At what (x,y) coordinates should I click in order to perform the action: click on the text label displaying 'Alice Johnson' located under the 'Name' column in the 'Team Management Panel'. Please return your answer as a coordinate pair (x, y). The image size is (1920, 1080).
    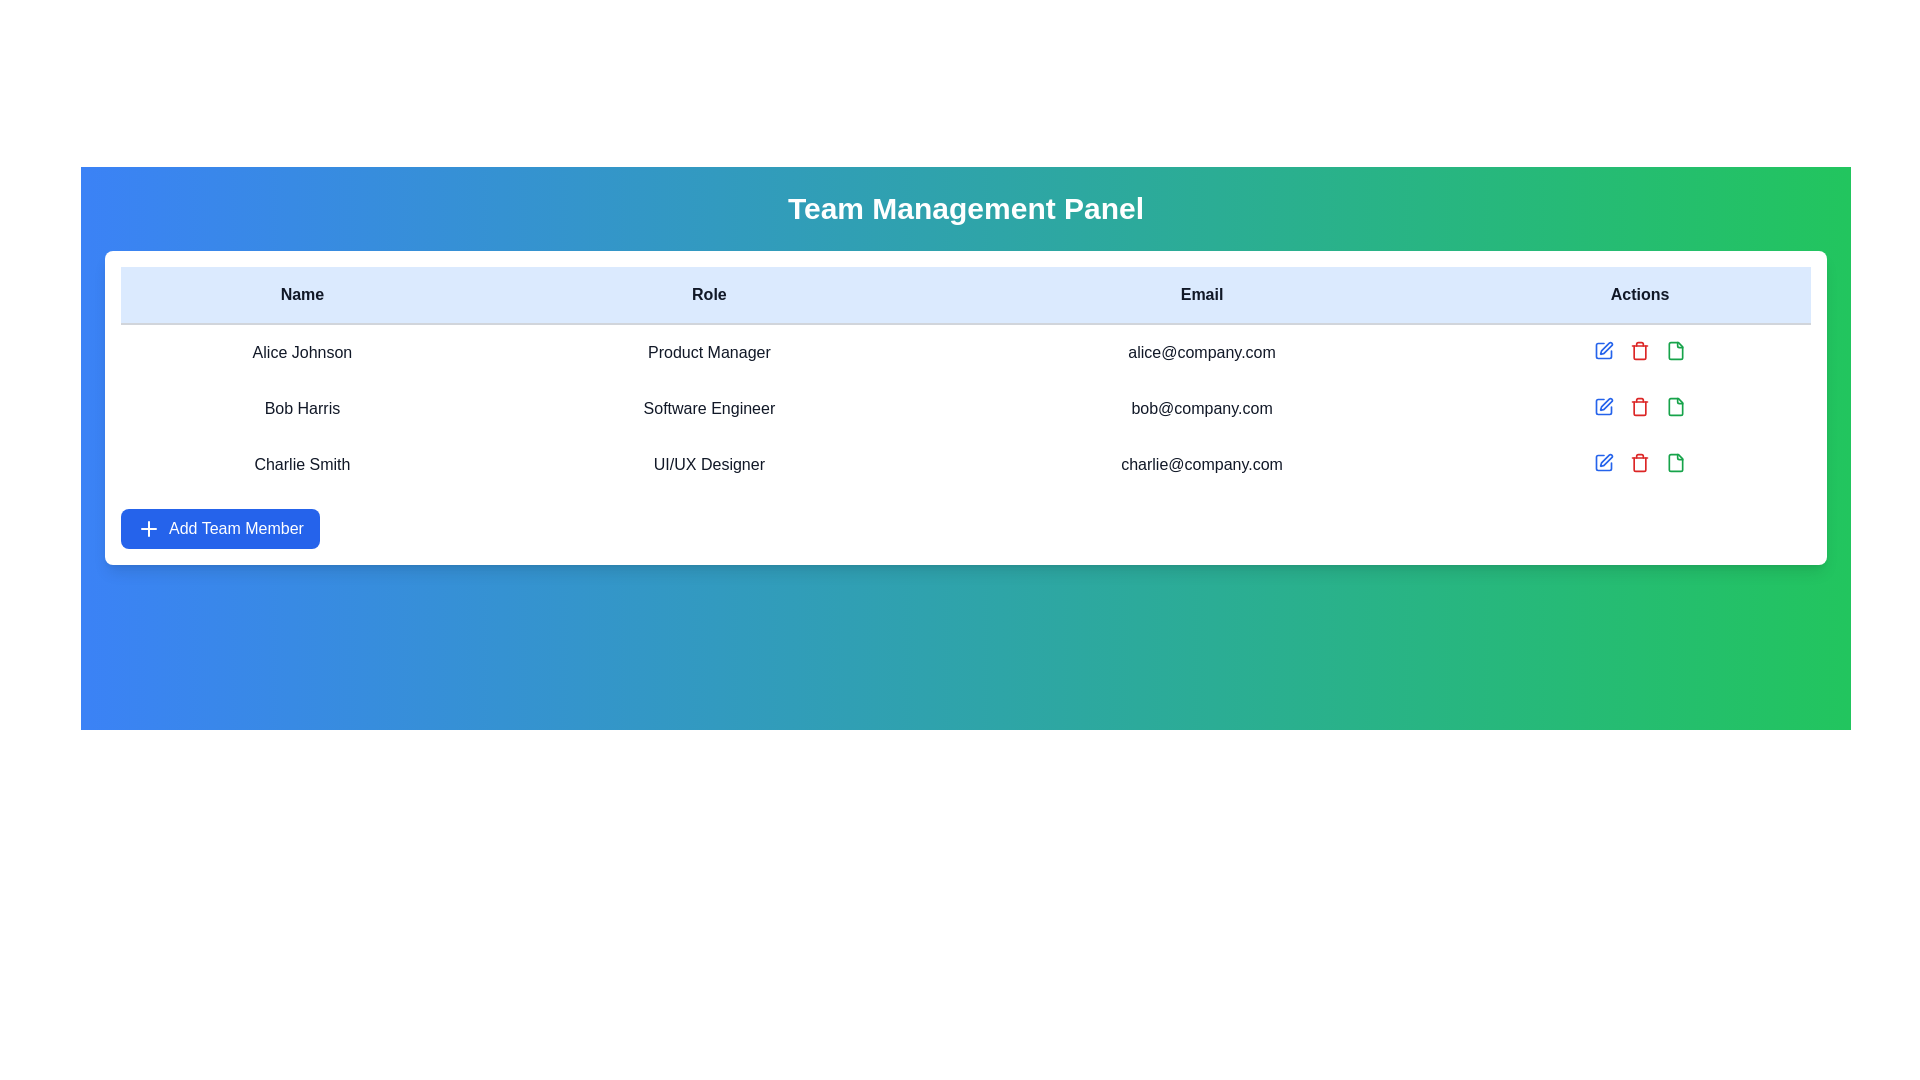
    Looking at the image, I should click on (301, 351).